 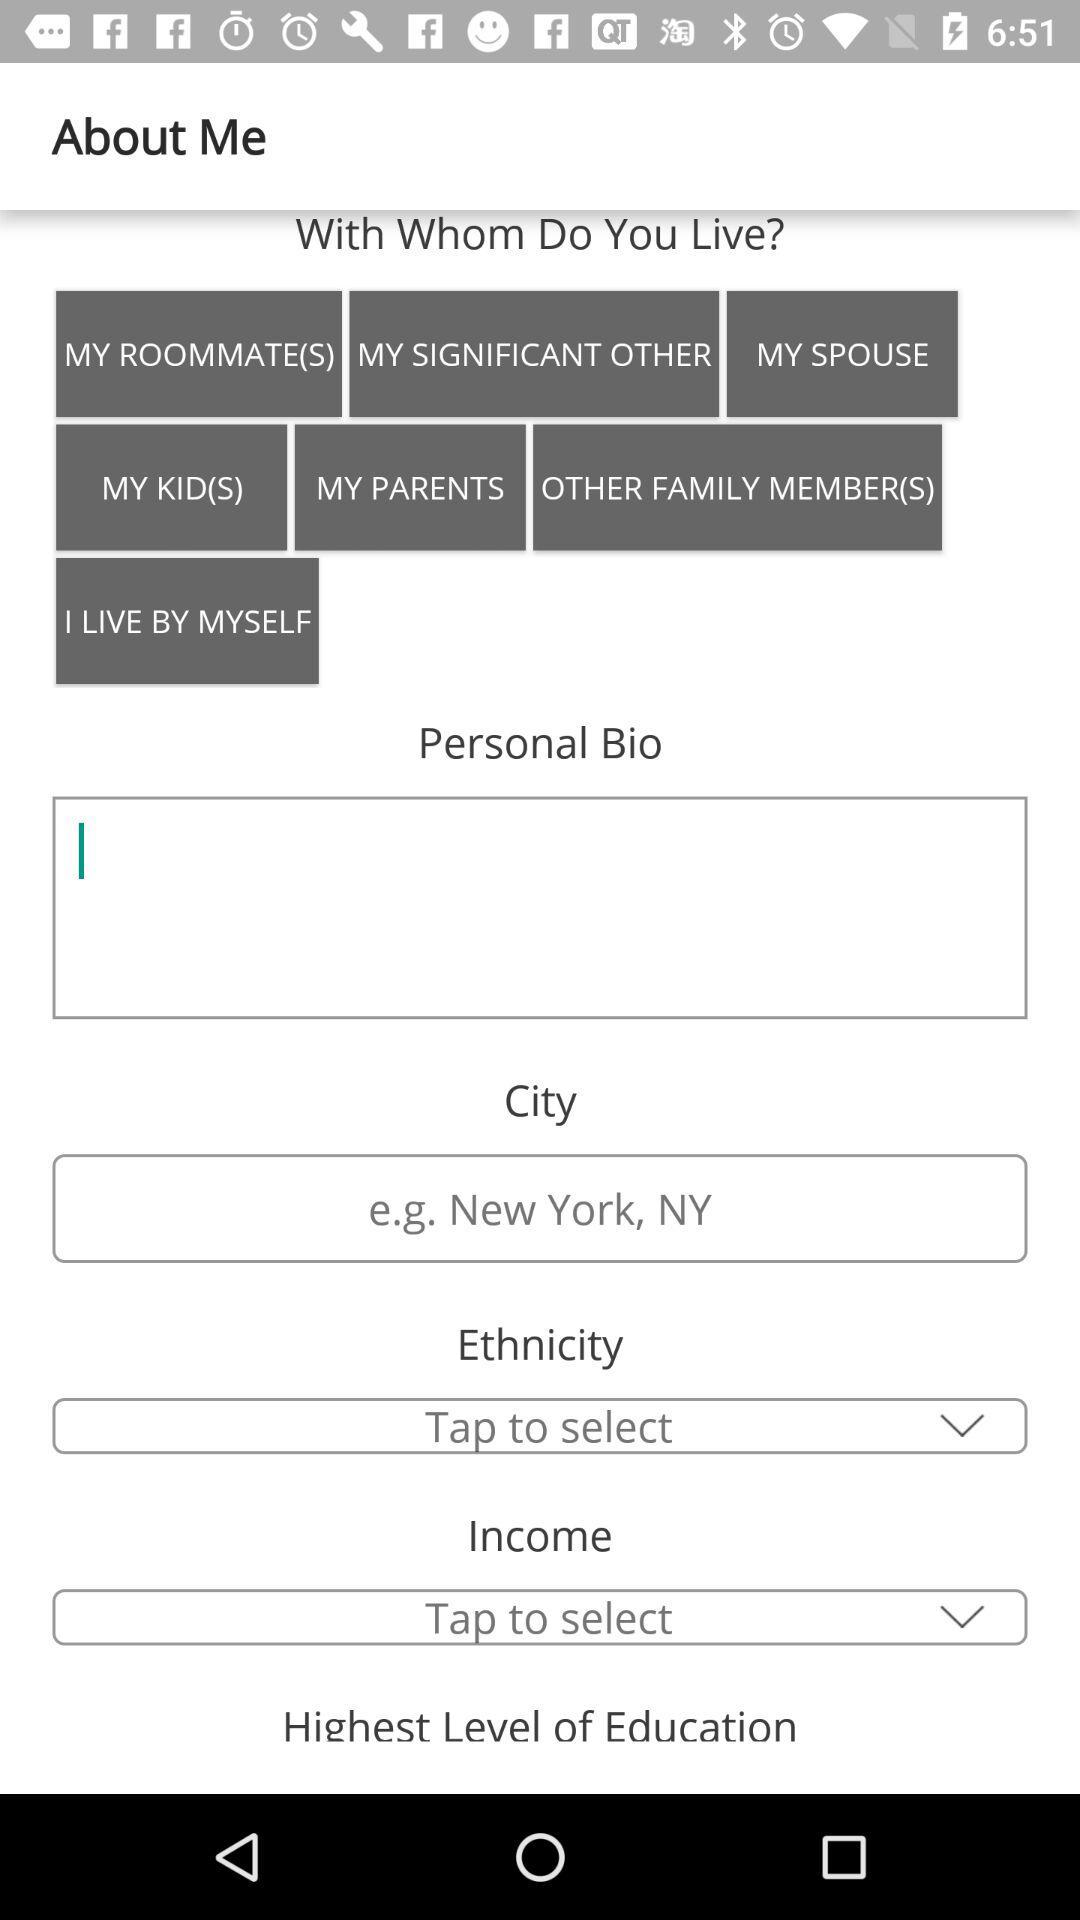 What do you see at coordinates (533, 354) in the screenshot?
I see `the icon to the left of my spouse item` at bounding box center [533, 354].